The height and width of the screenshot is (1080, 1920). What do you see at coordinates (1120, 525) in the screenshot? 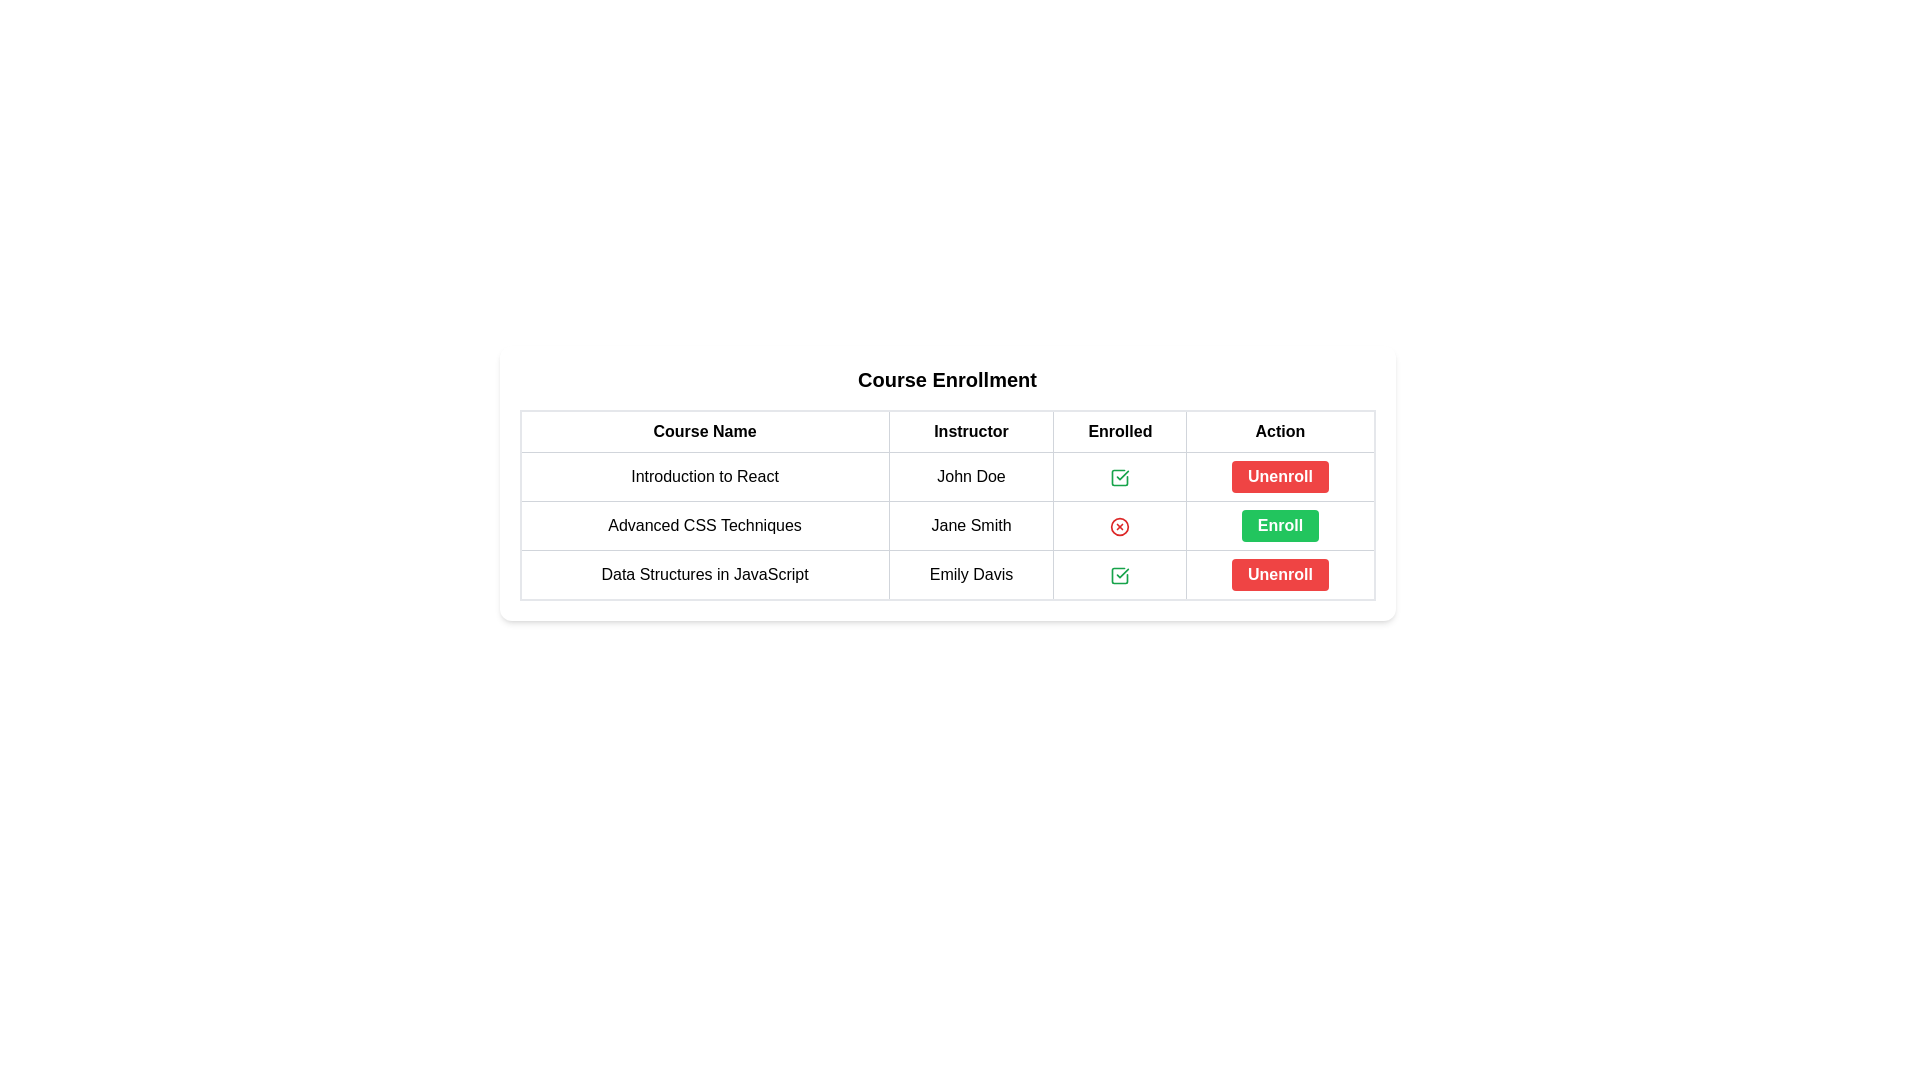
I see `the unenrolled status icon located in the 'Enrolled' column of the row for 'Advanced CSS Techniques', positioned to the left of the 'Enroll' button` at bounding box center [1120, 525].